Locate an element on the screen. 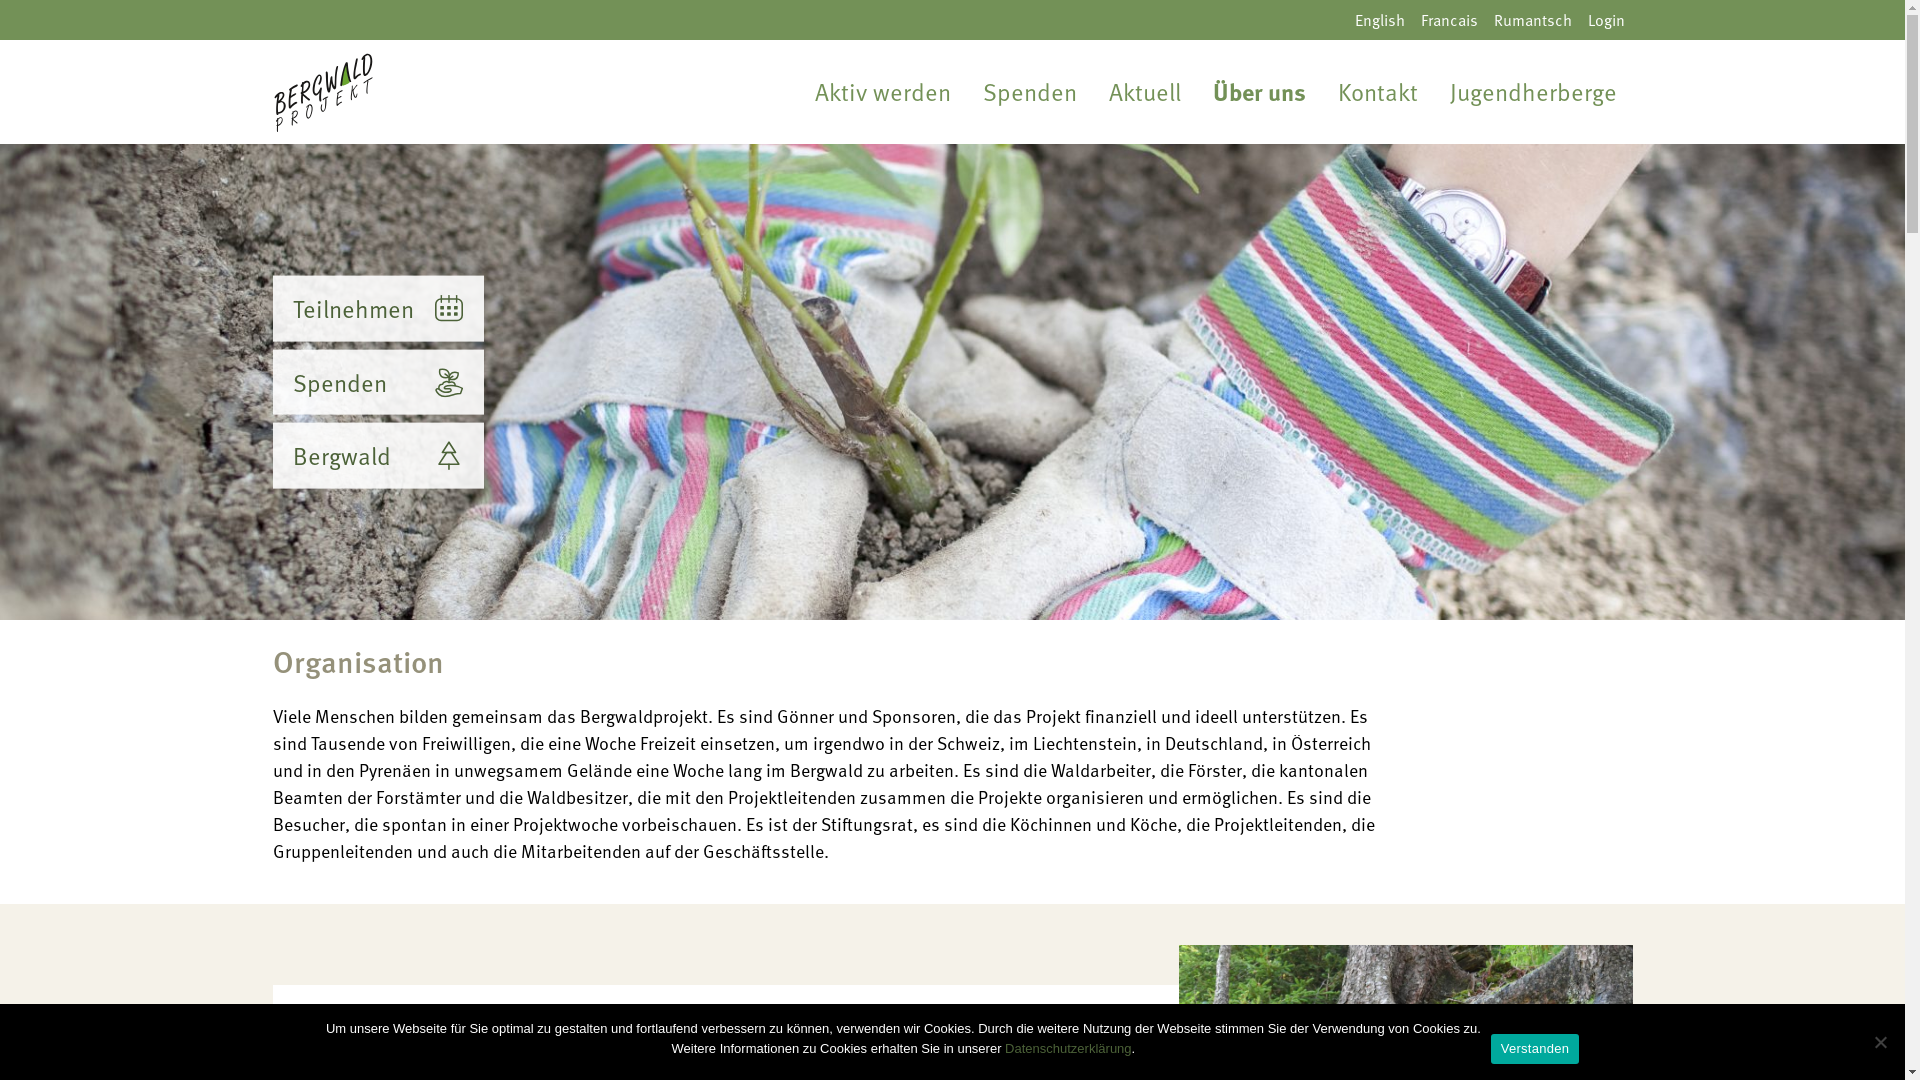  'Kontakt' is located at coordinates (1376, 92).